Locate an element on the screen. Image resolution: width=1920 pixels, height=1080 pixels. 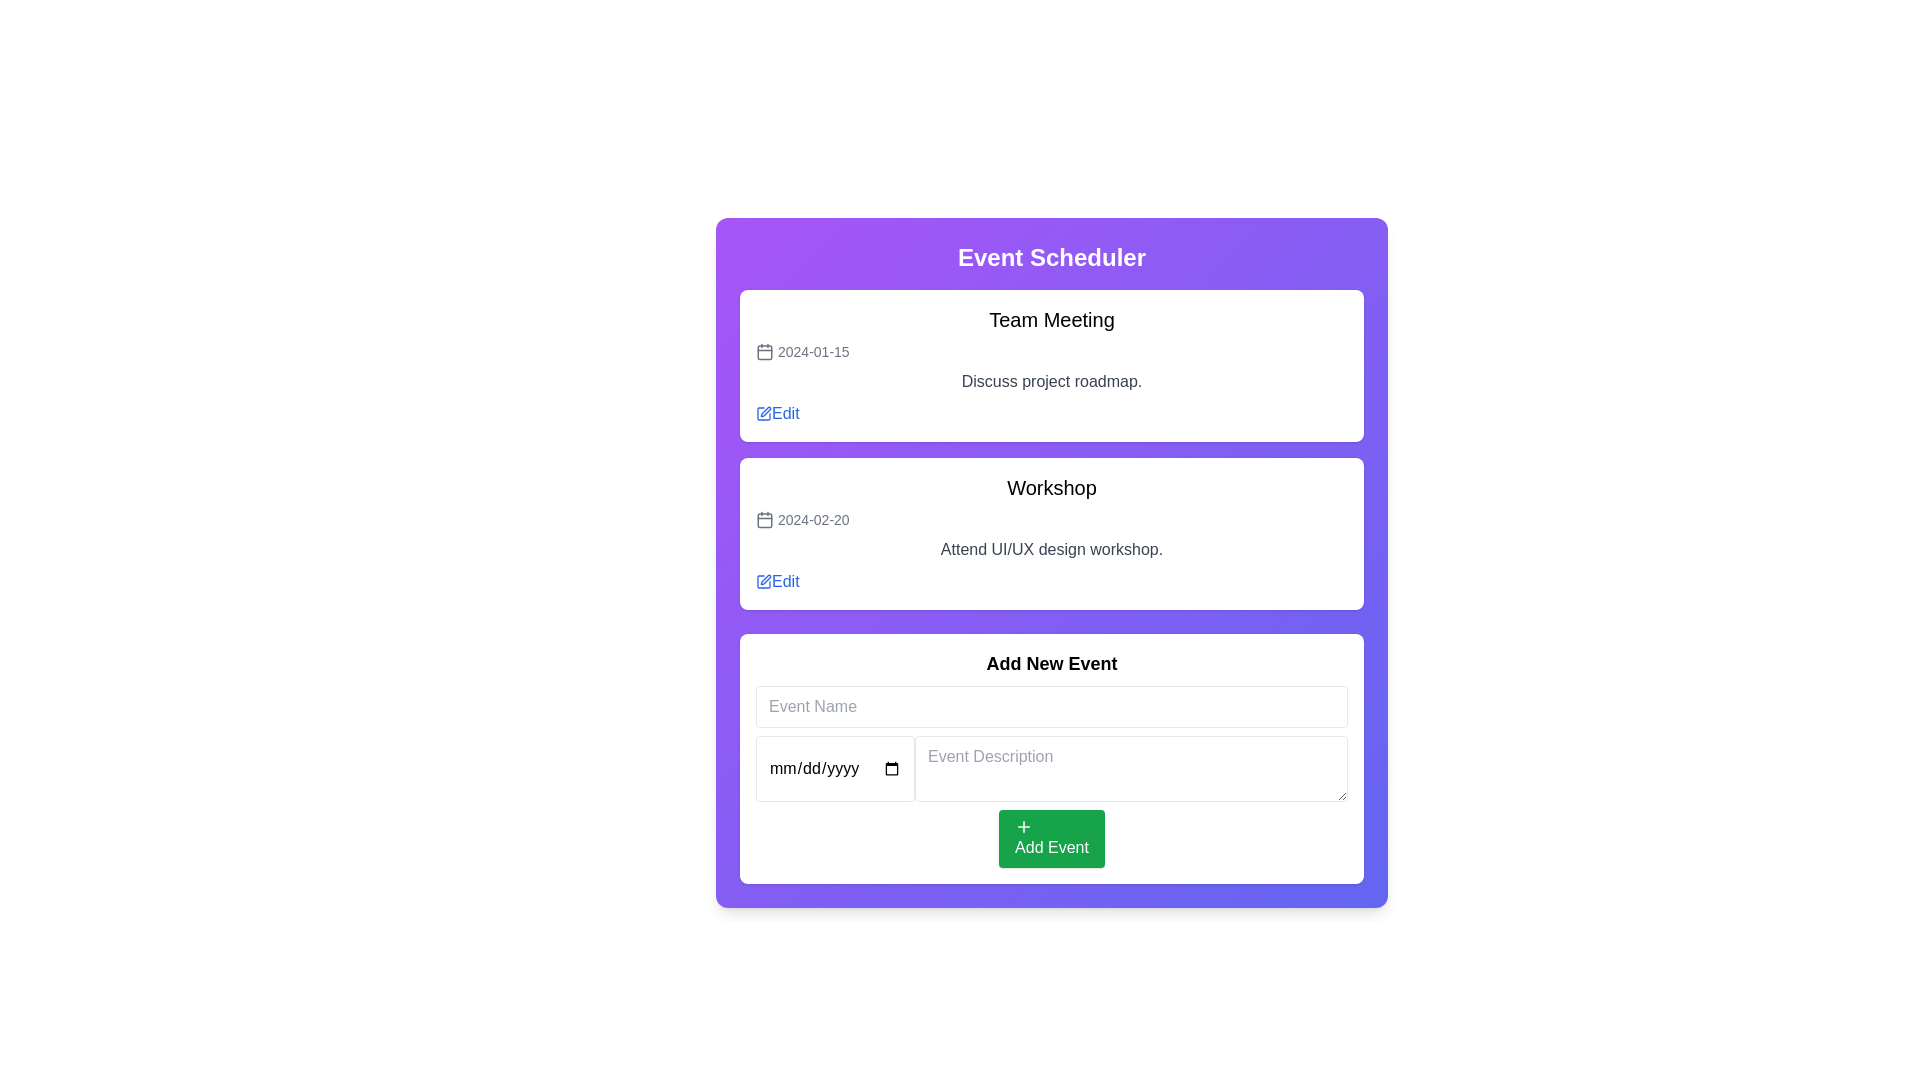
the '+' icon located left-aligned within the green 'Add Event' button at the bottom of the 'Add New Event' section is located at coordinates (1023, 826).